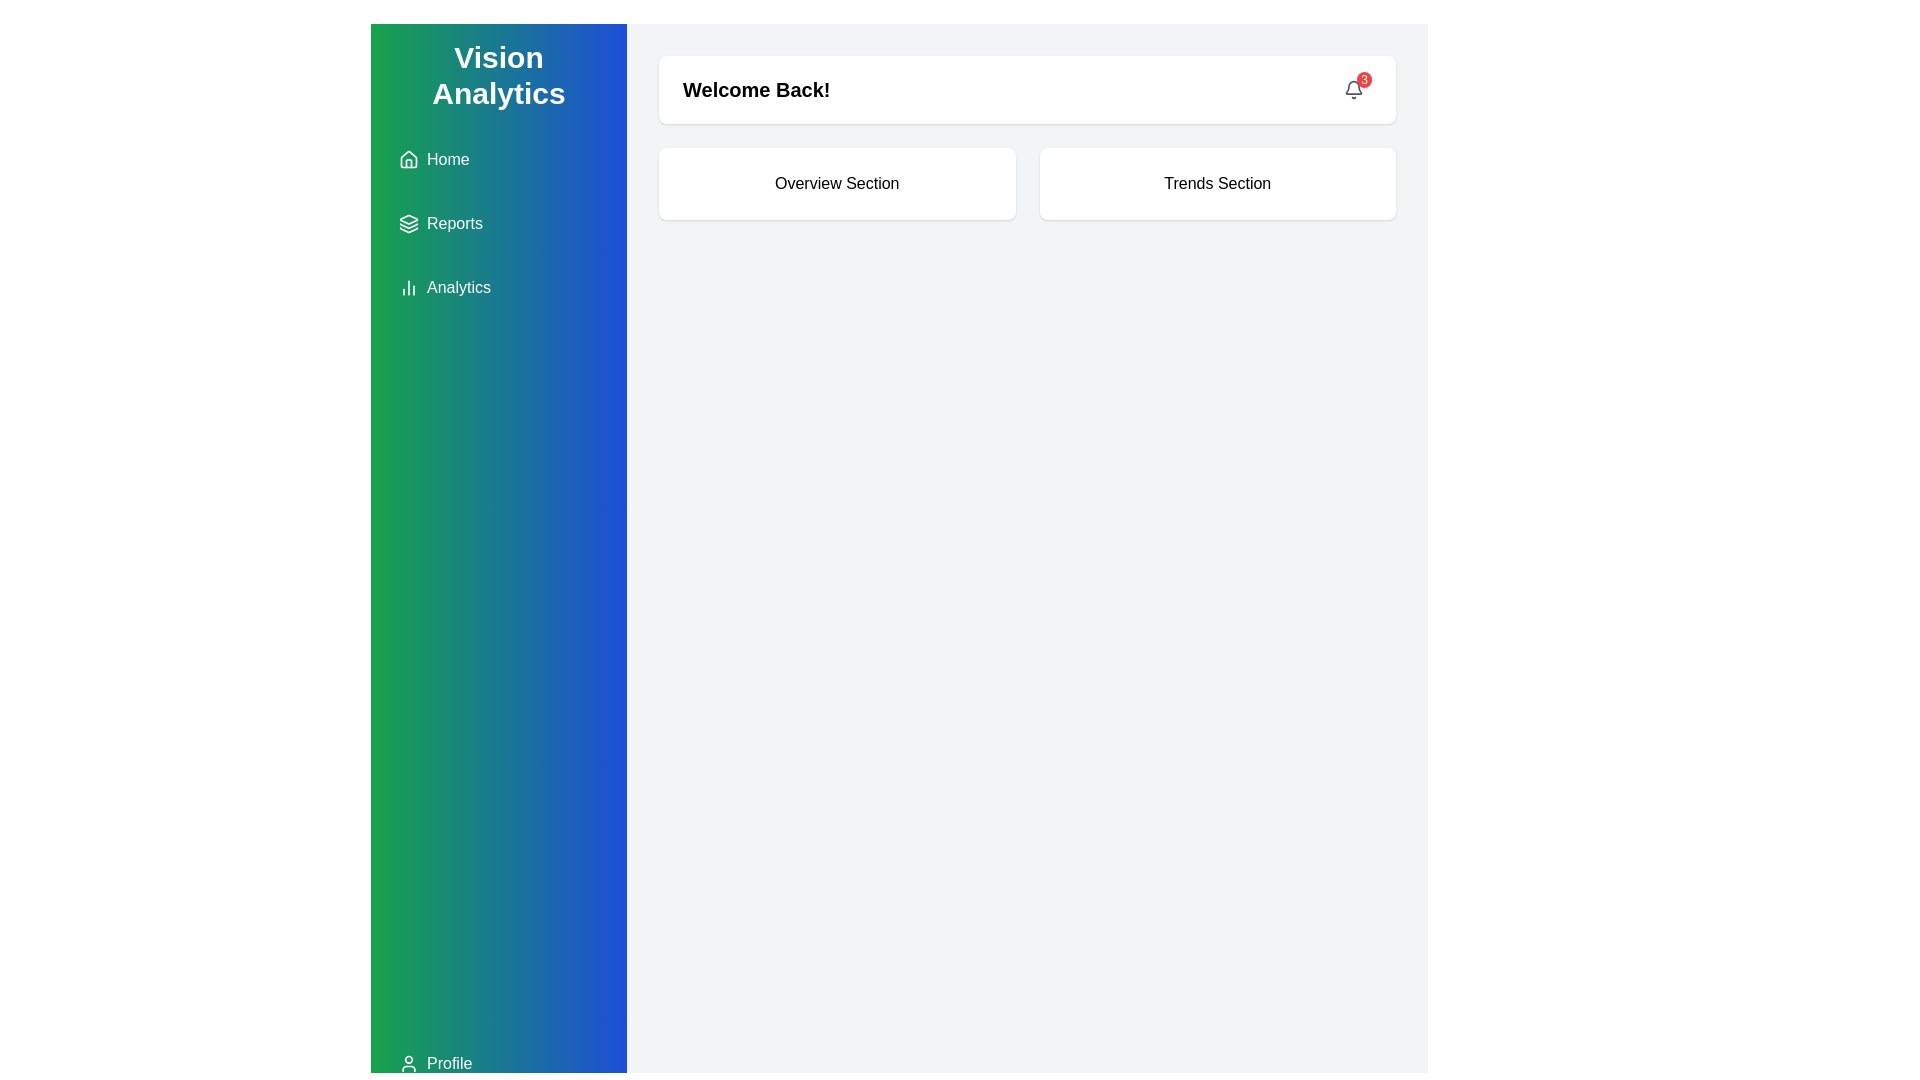 This screenshot has height=1080, width=1920. What do you see at coordinates (1353, 88) in the screenshot?
I see `the notification icon shaped like a bell with a gray color tone and a small red badge indicating 3 new notifications` at bounding box center [1353, 88].